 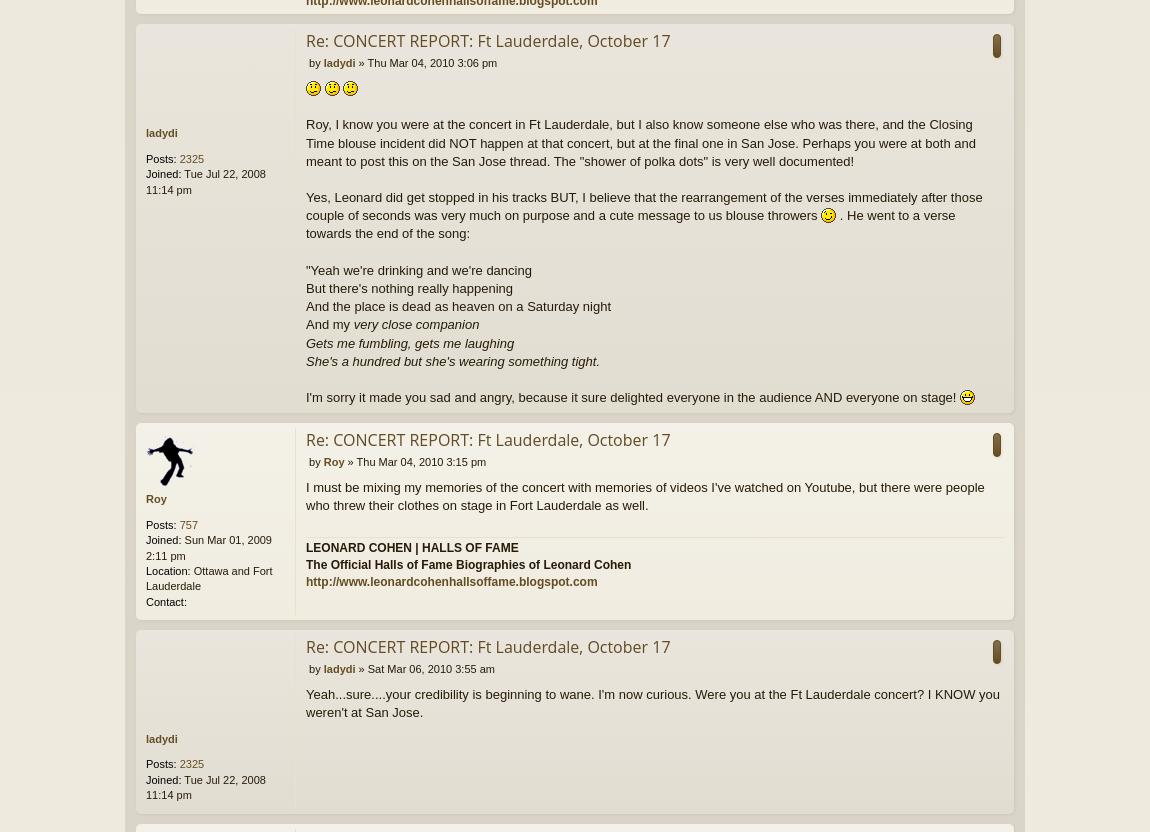 What do you see at coordinates (651, 701) in the screenshot?
I see `'Yeah...sure....your credibility is beginning to wane.  I'm now curious.  Were you at the Ft Lauderdale concert?  I KNOW you weren't at San Jose.'` at bounding box center [651, 701].